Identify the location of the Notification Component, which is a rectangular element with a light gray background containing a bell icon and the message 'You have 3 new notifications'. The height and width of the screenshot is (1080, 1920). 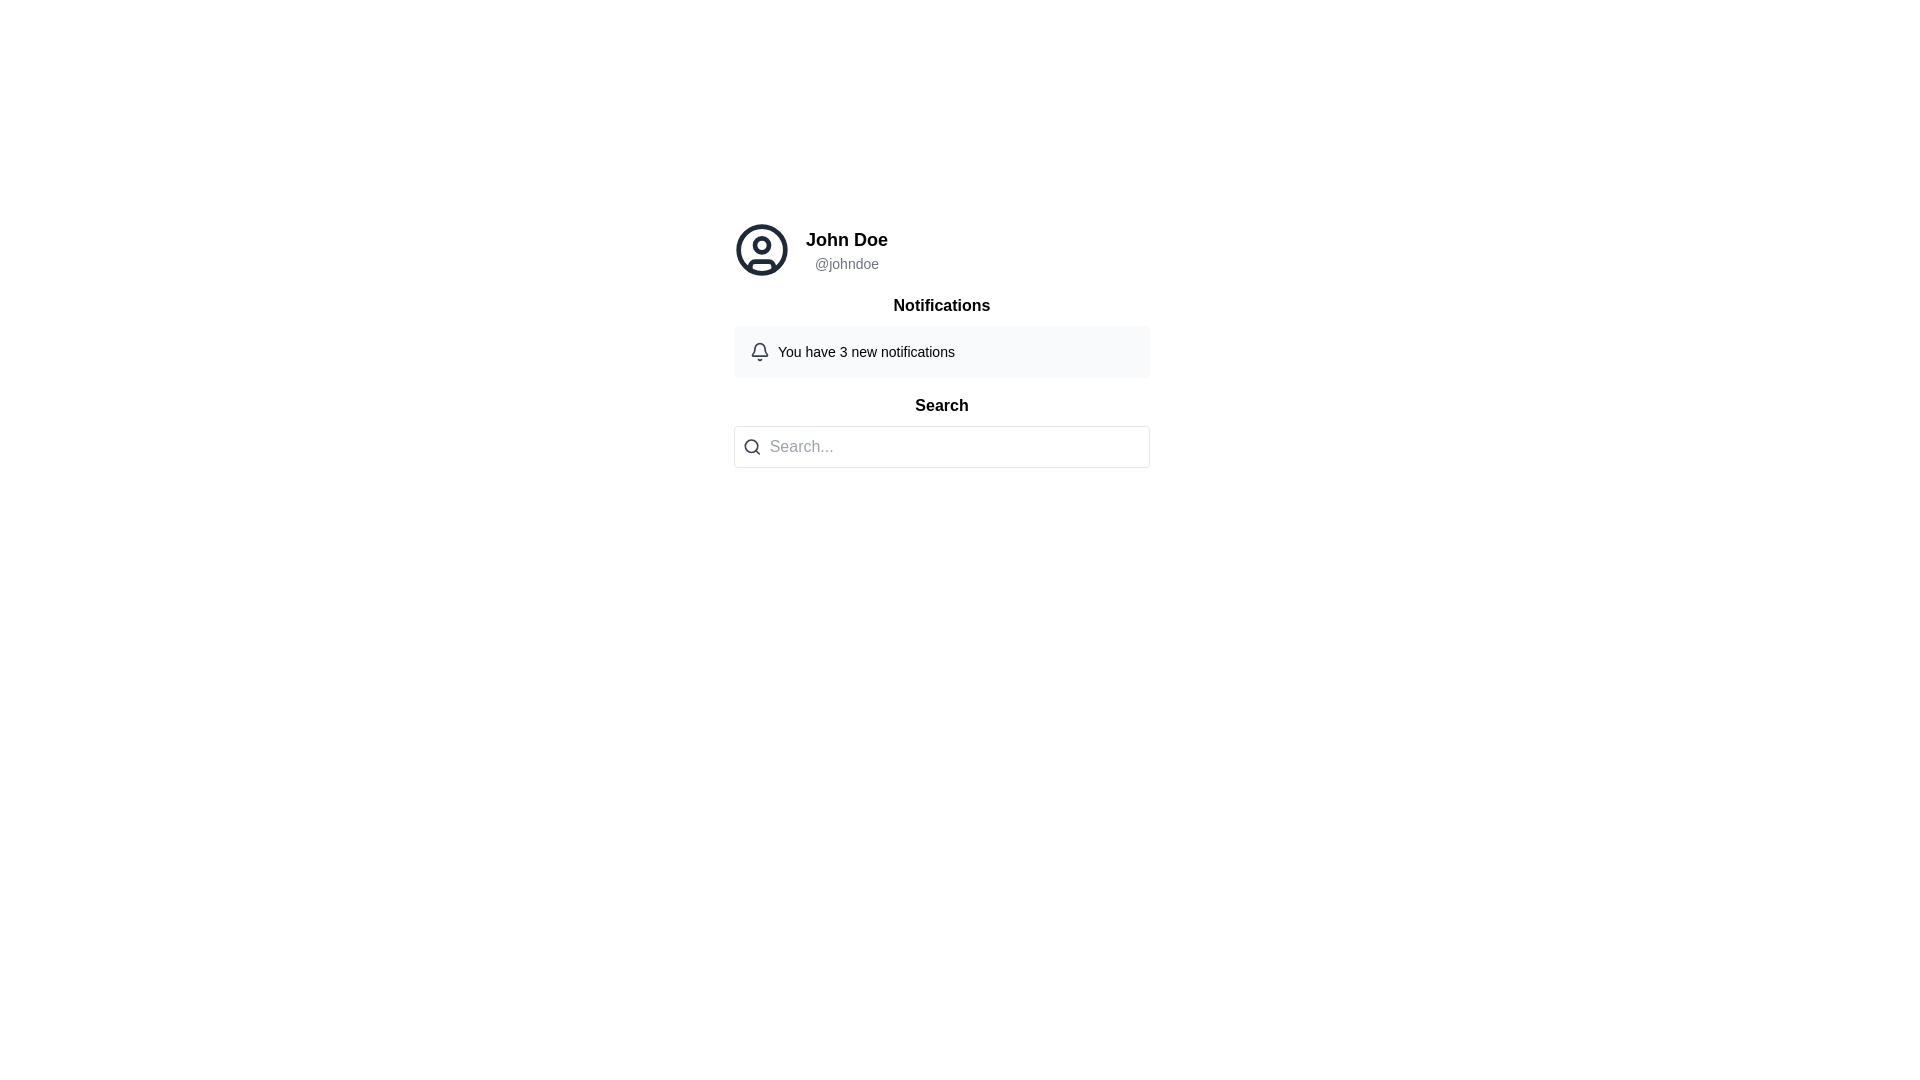
(940, 350).